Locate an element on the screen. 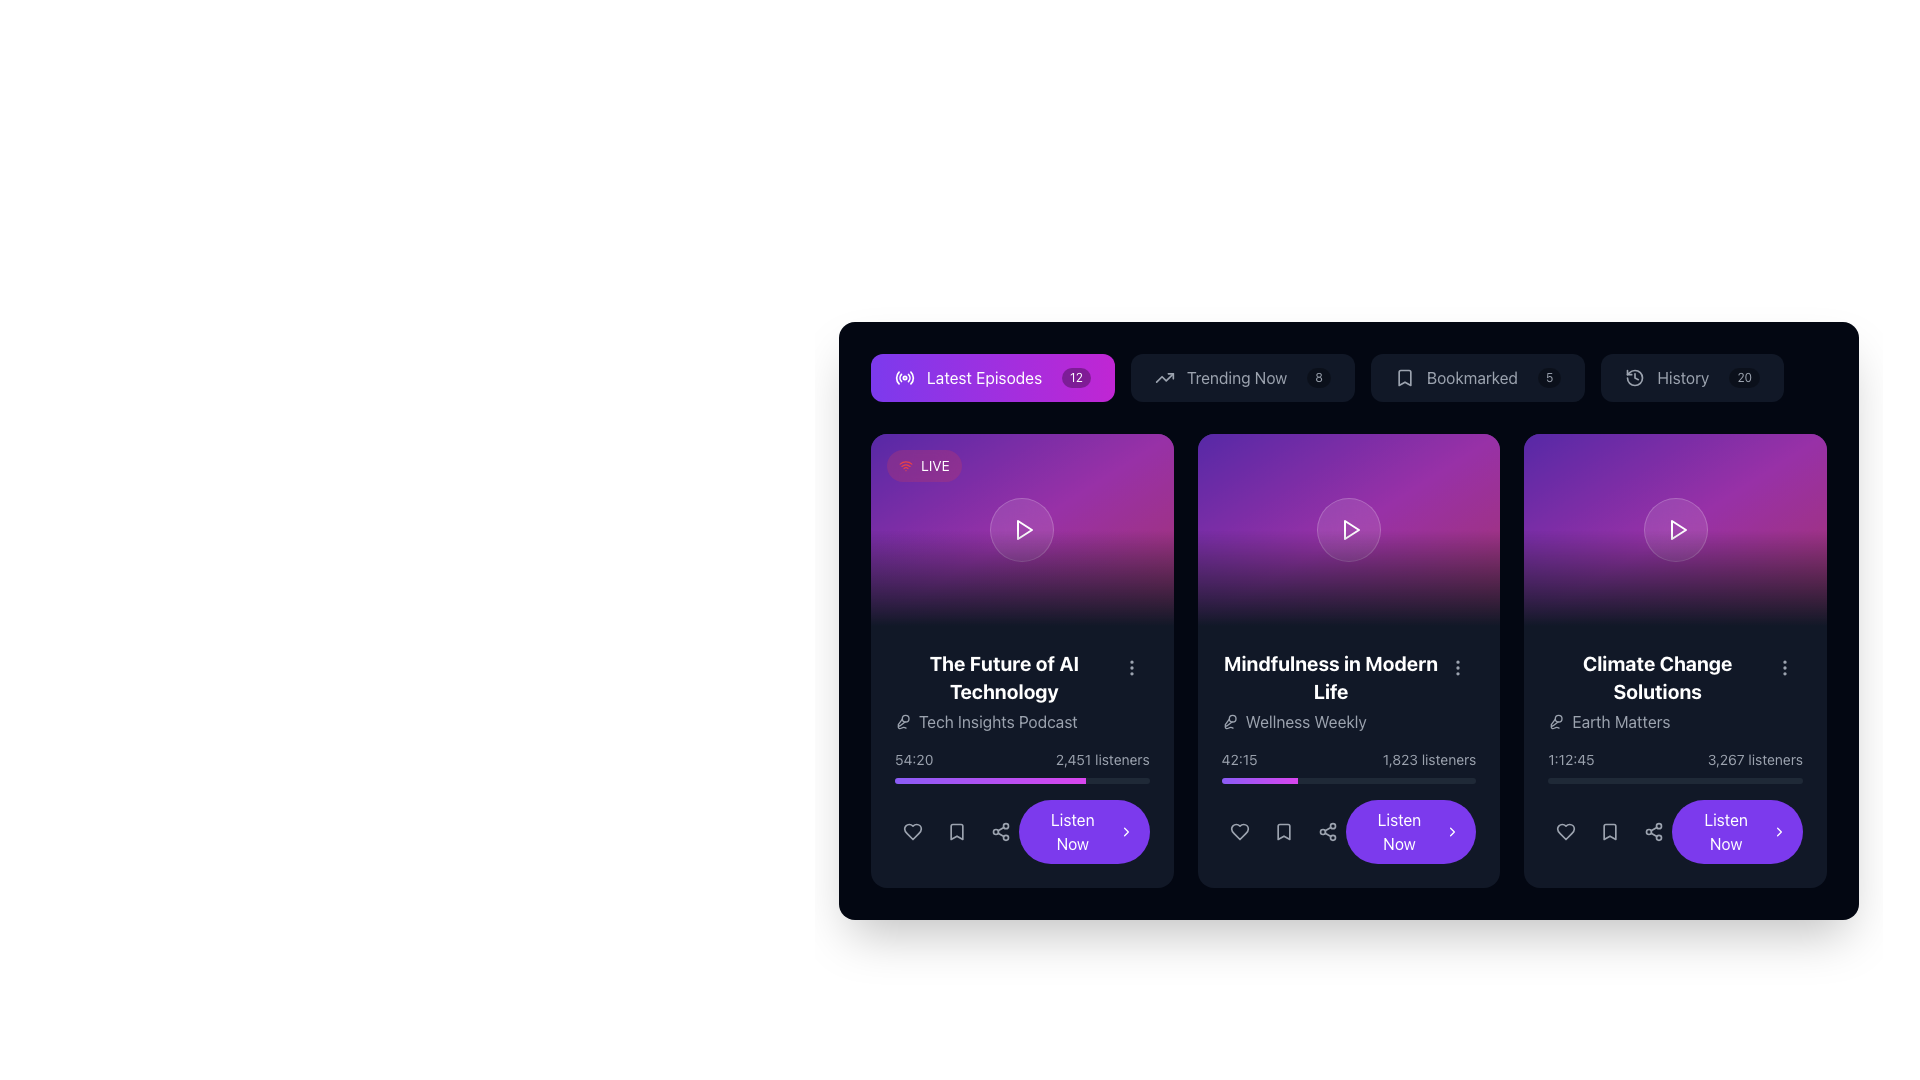  the bookmark or save icon, which is the second icon in the row under the first card is located at coordinates (955, 832).